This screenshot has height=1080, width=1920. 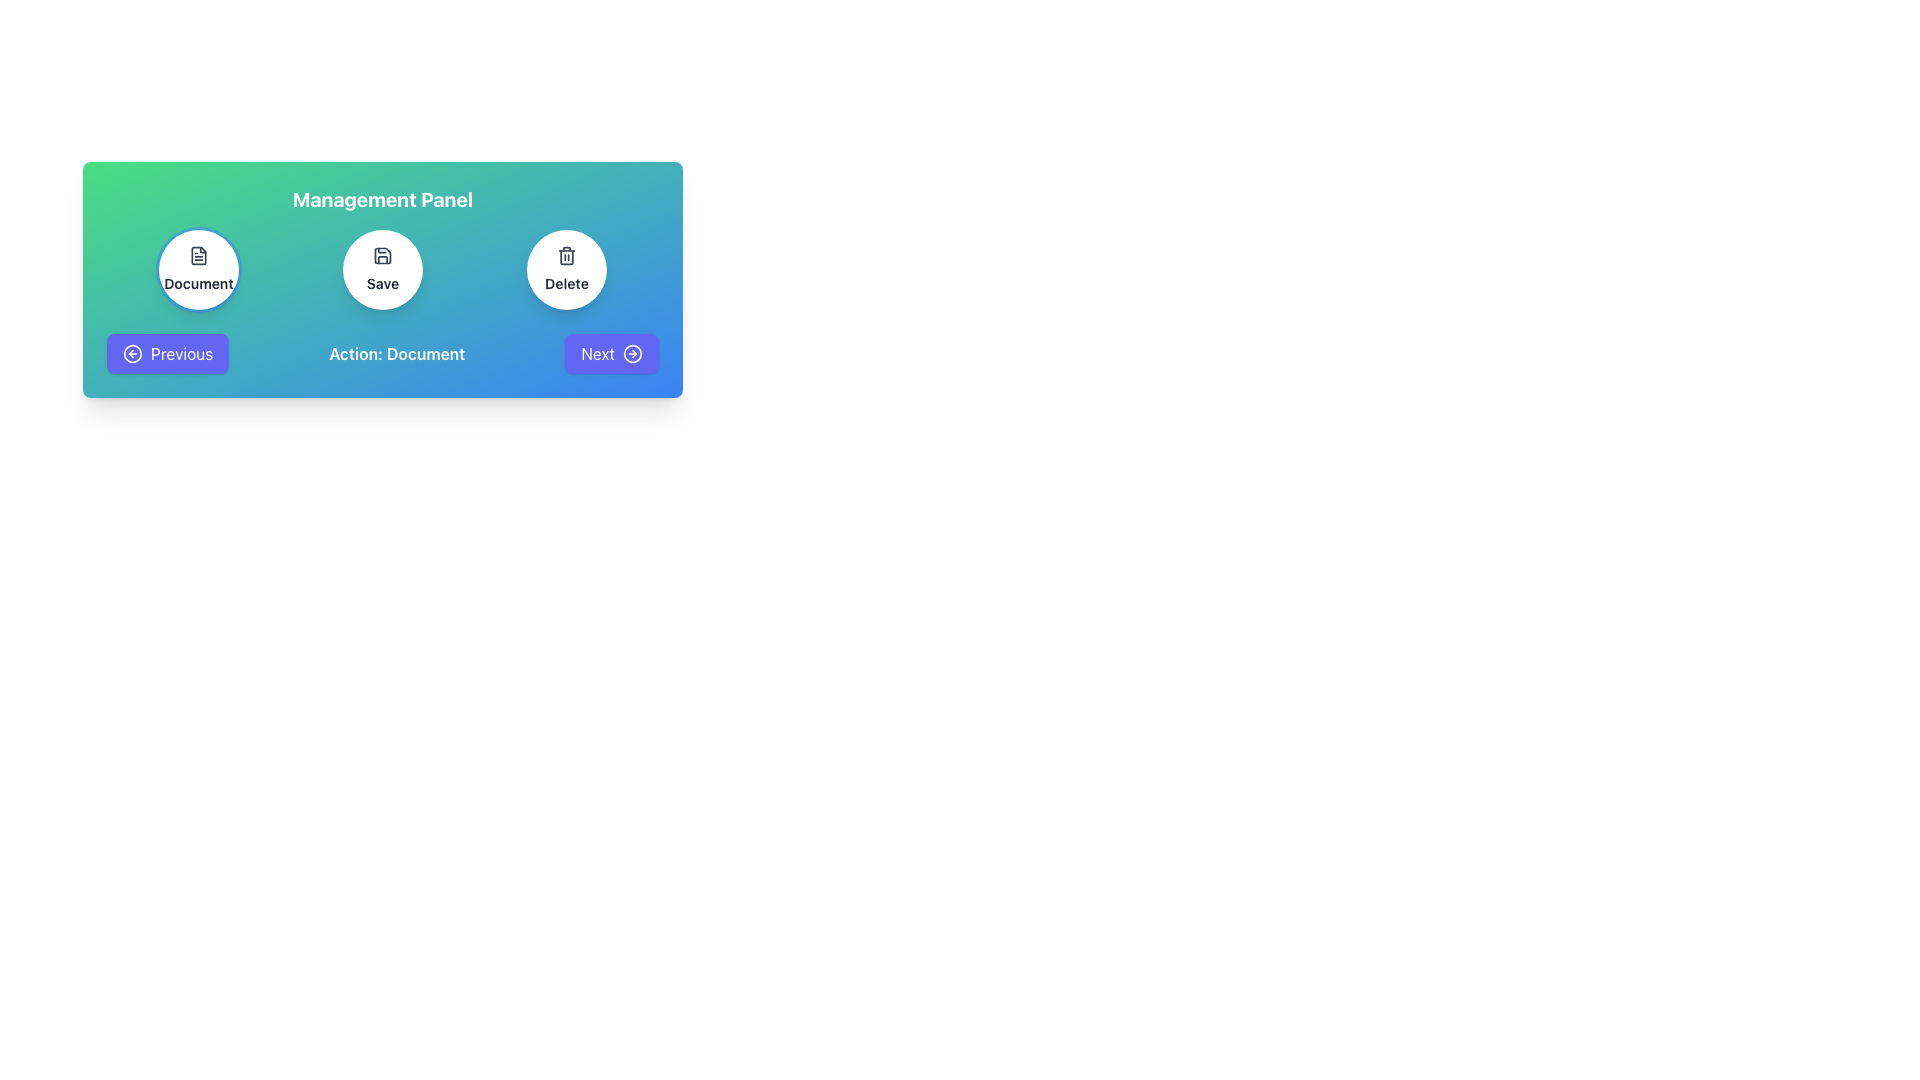 I want to click on the text label that reads 'Action: Document', which is centrally positioned between the 'Previous' and 'Next' buttons, so click(x=397, y=353).